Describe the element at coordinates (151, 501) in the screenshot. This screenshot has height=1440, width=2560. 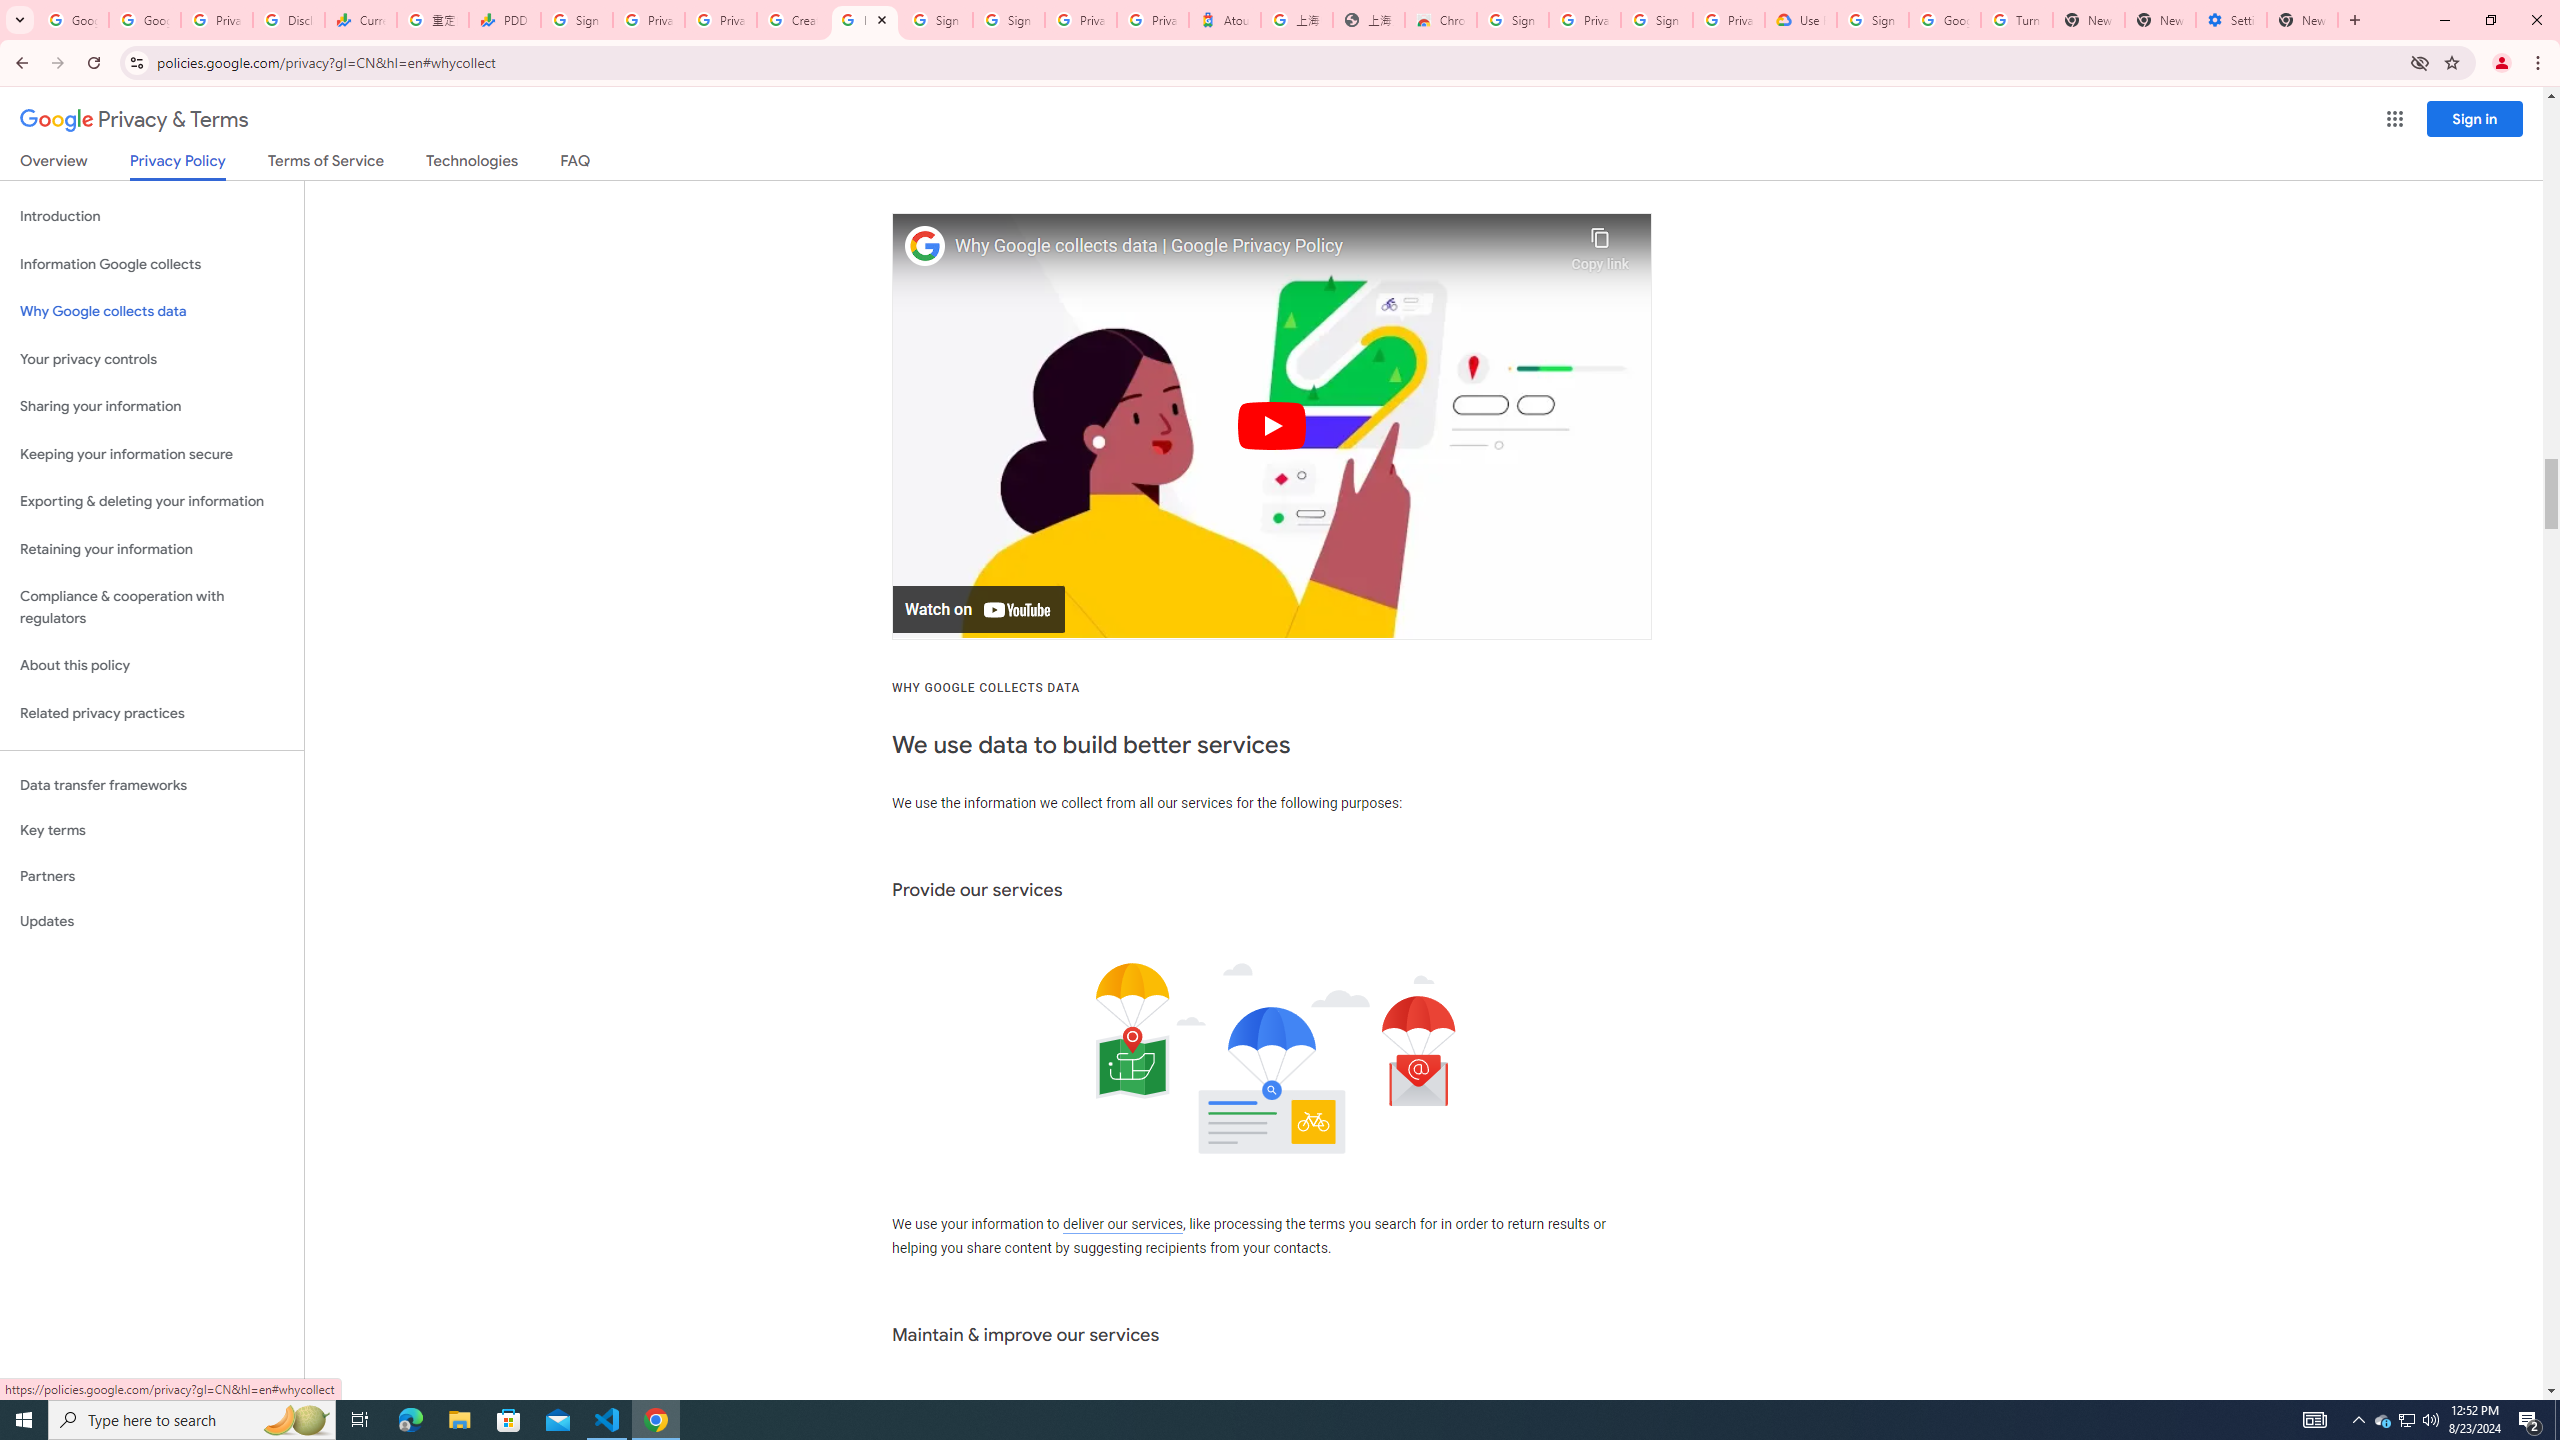
I see `'Exporting & deleting your information'` at that location.